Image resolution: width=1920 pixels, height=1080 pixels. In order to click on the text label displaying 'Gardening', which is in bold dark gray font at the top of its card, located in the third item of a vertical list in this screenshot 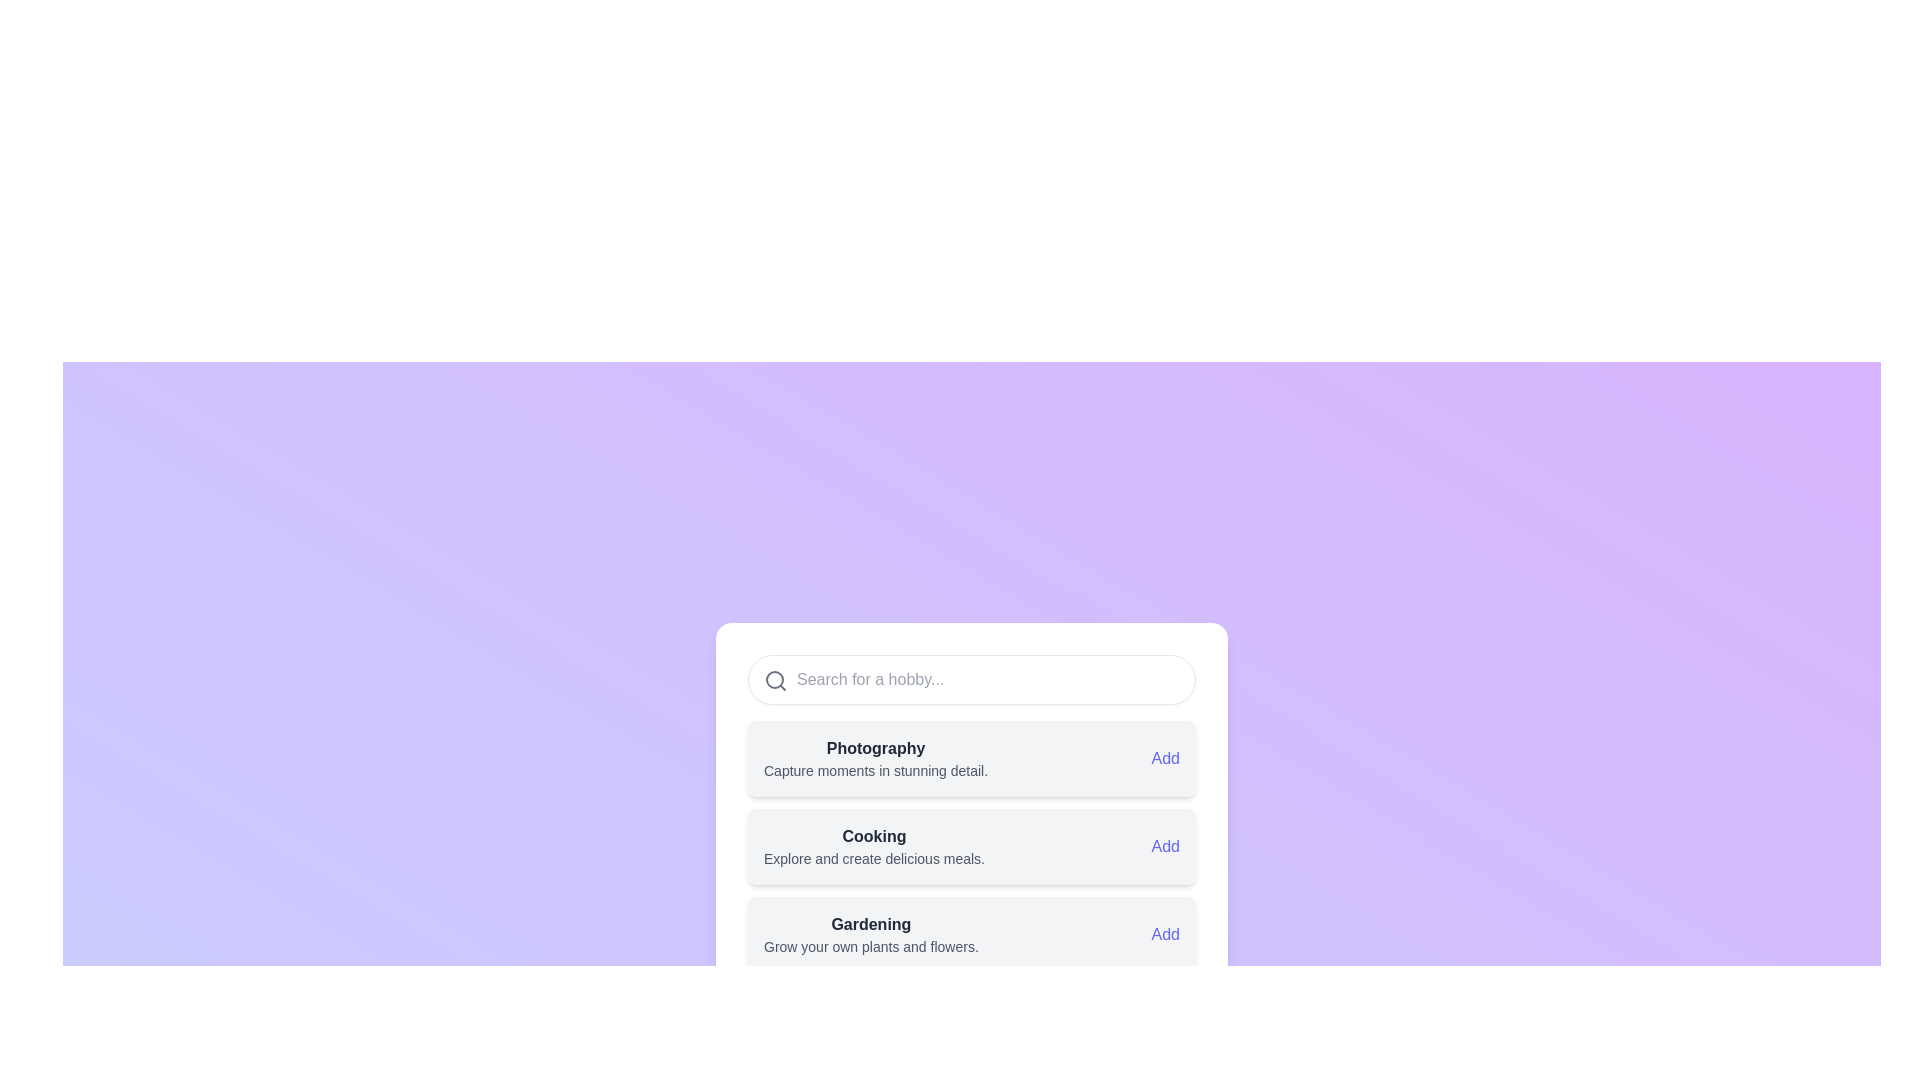, I will do `click(871, 925)`.